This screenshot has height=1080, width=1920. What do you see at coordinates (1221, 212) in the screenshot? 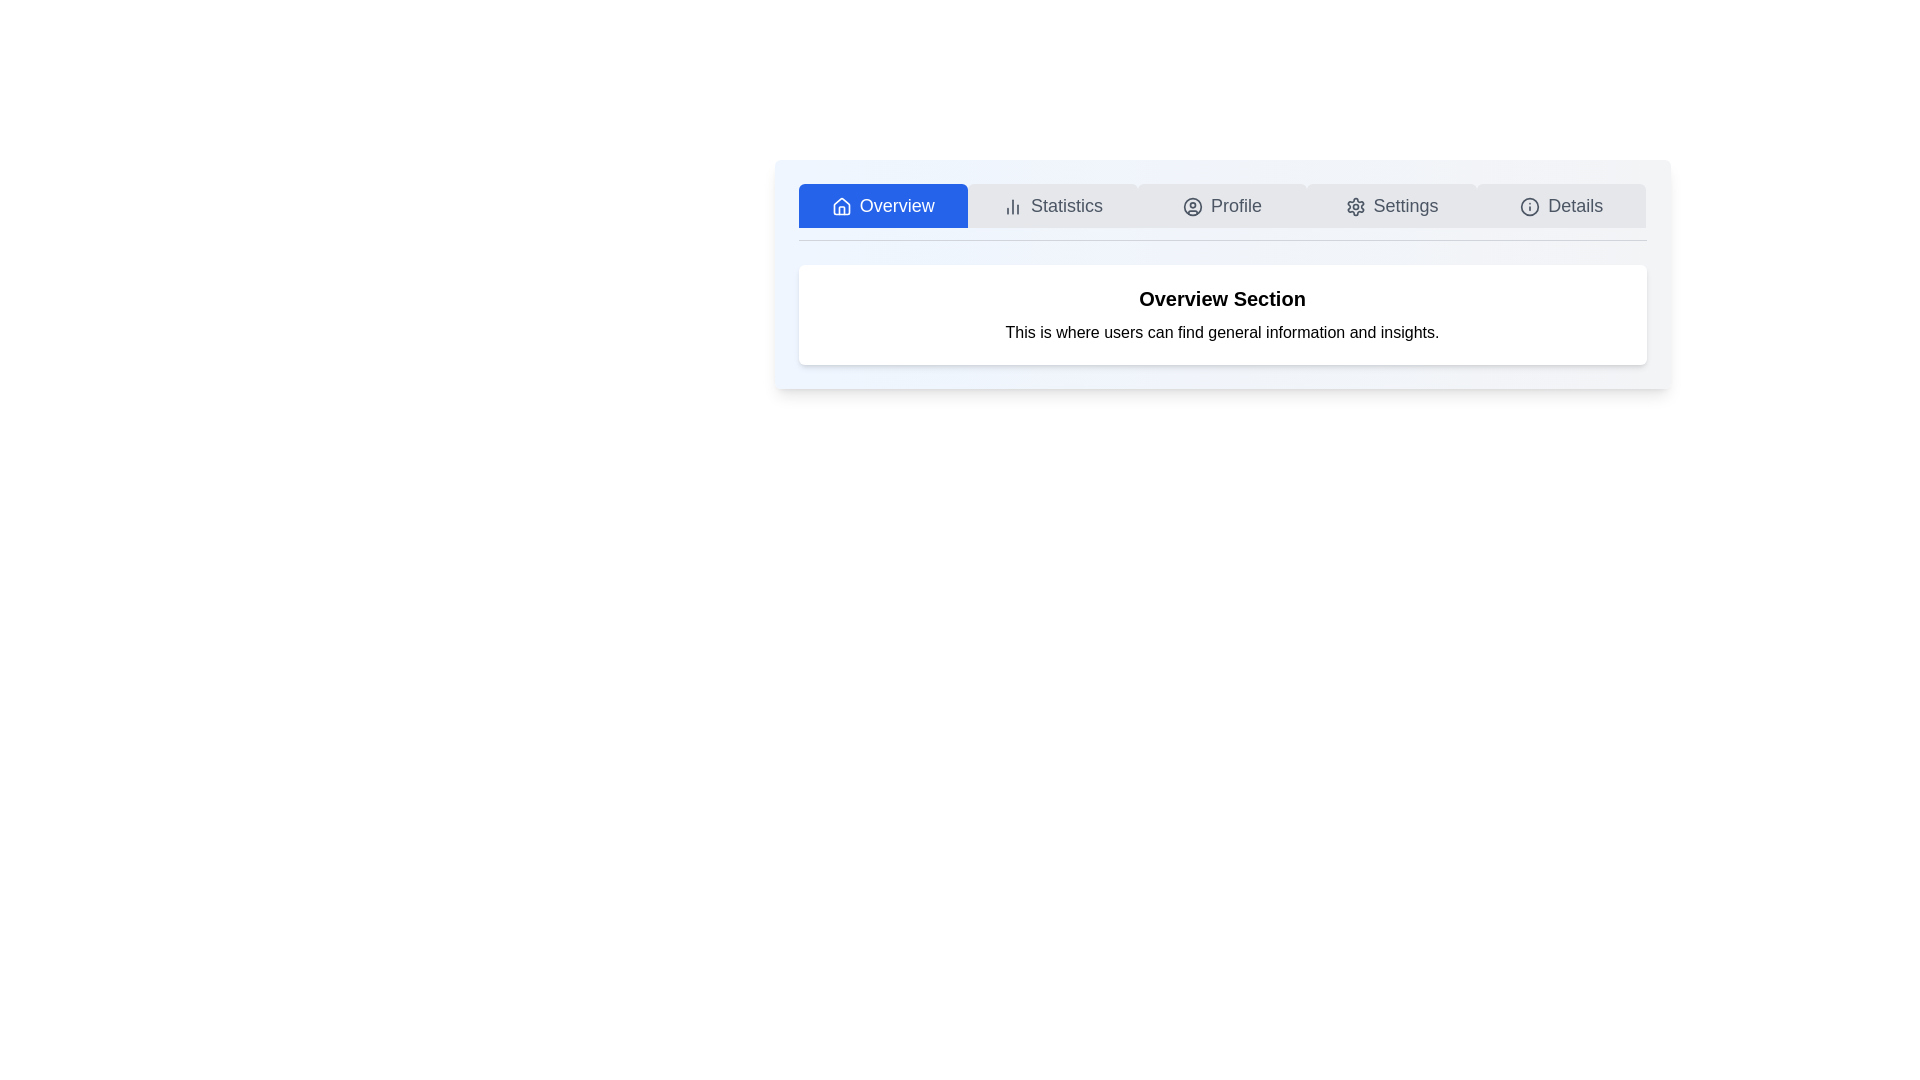
I see `the 'Profile' tab, which is the third tab in the navigation bar` at bounding box center [1221, 212].